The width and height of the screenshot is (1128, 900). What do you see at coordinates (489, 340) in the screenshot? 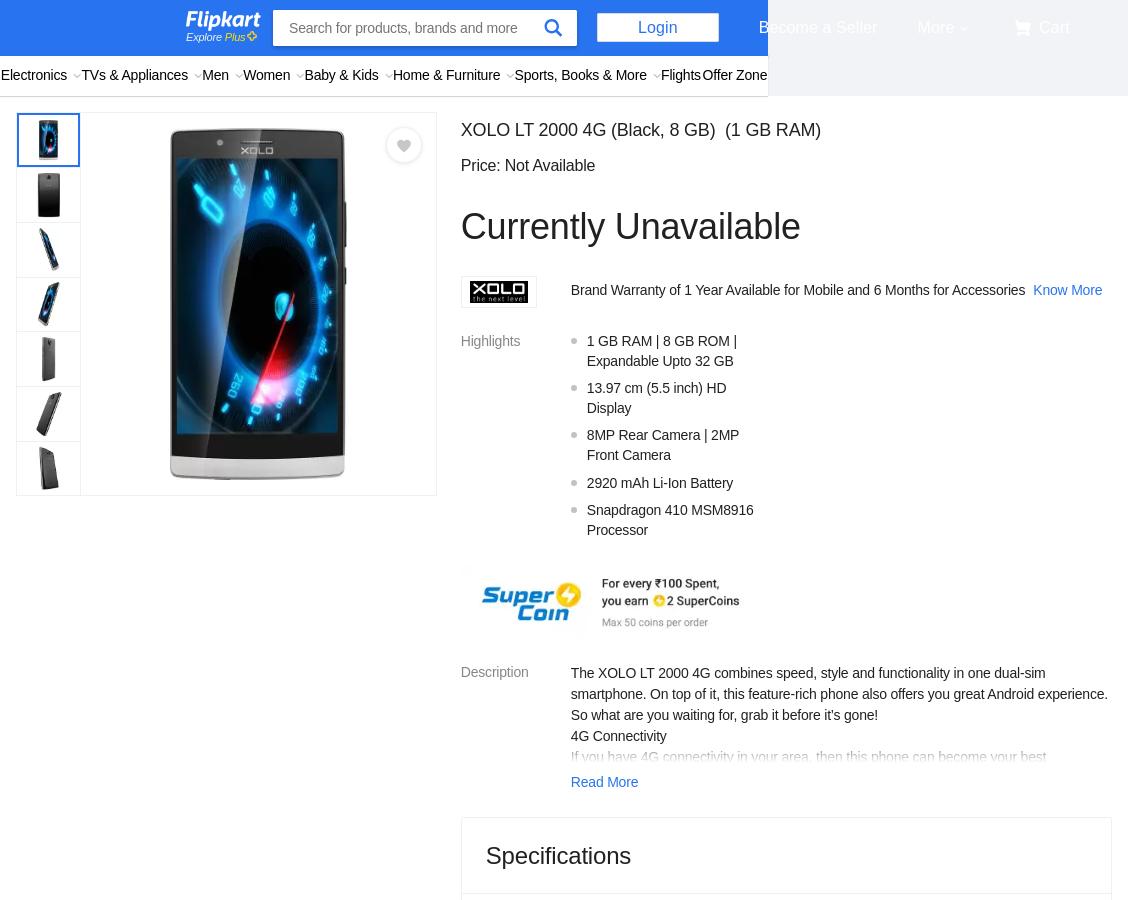
I see `'Highlights'` at bounding box center [489, 340].